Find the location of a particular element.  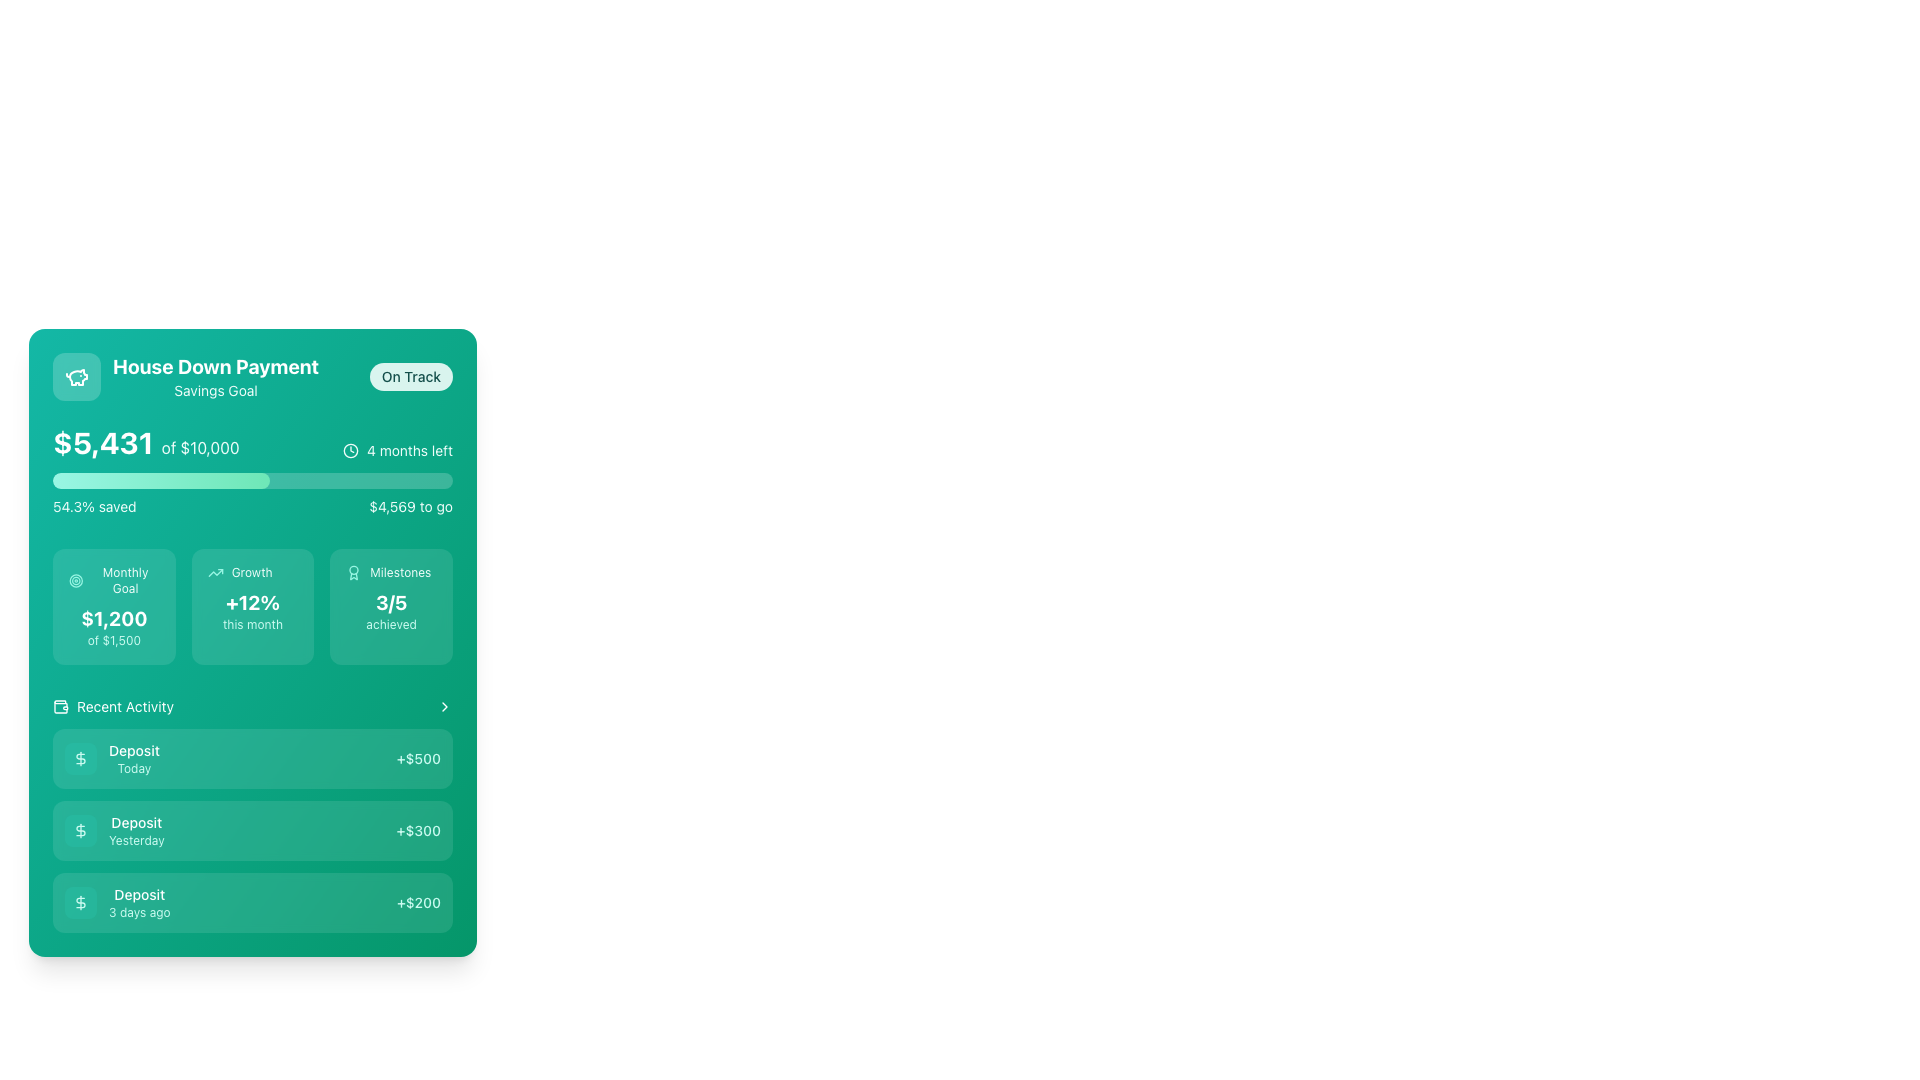

the third log entry for a deposit transaction in the 'Recent Activity' section, which shows details of a deposit that occurred 3 days ago is located at coordinates (252, 902).